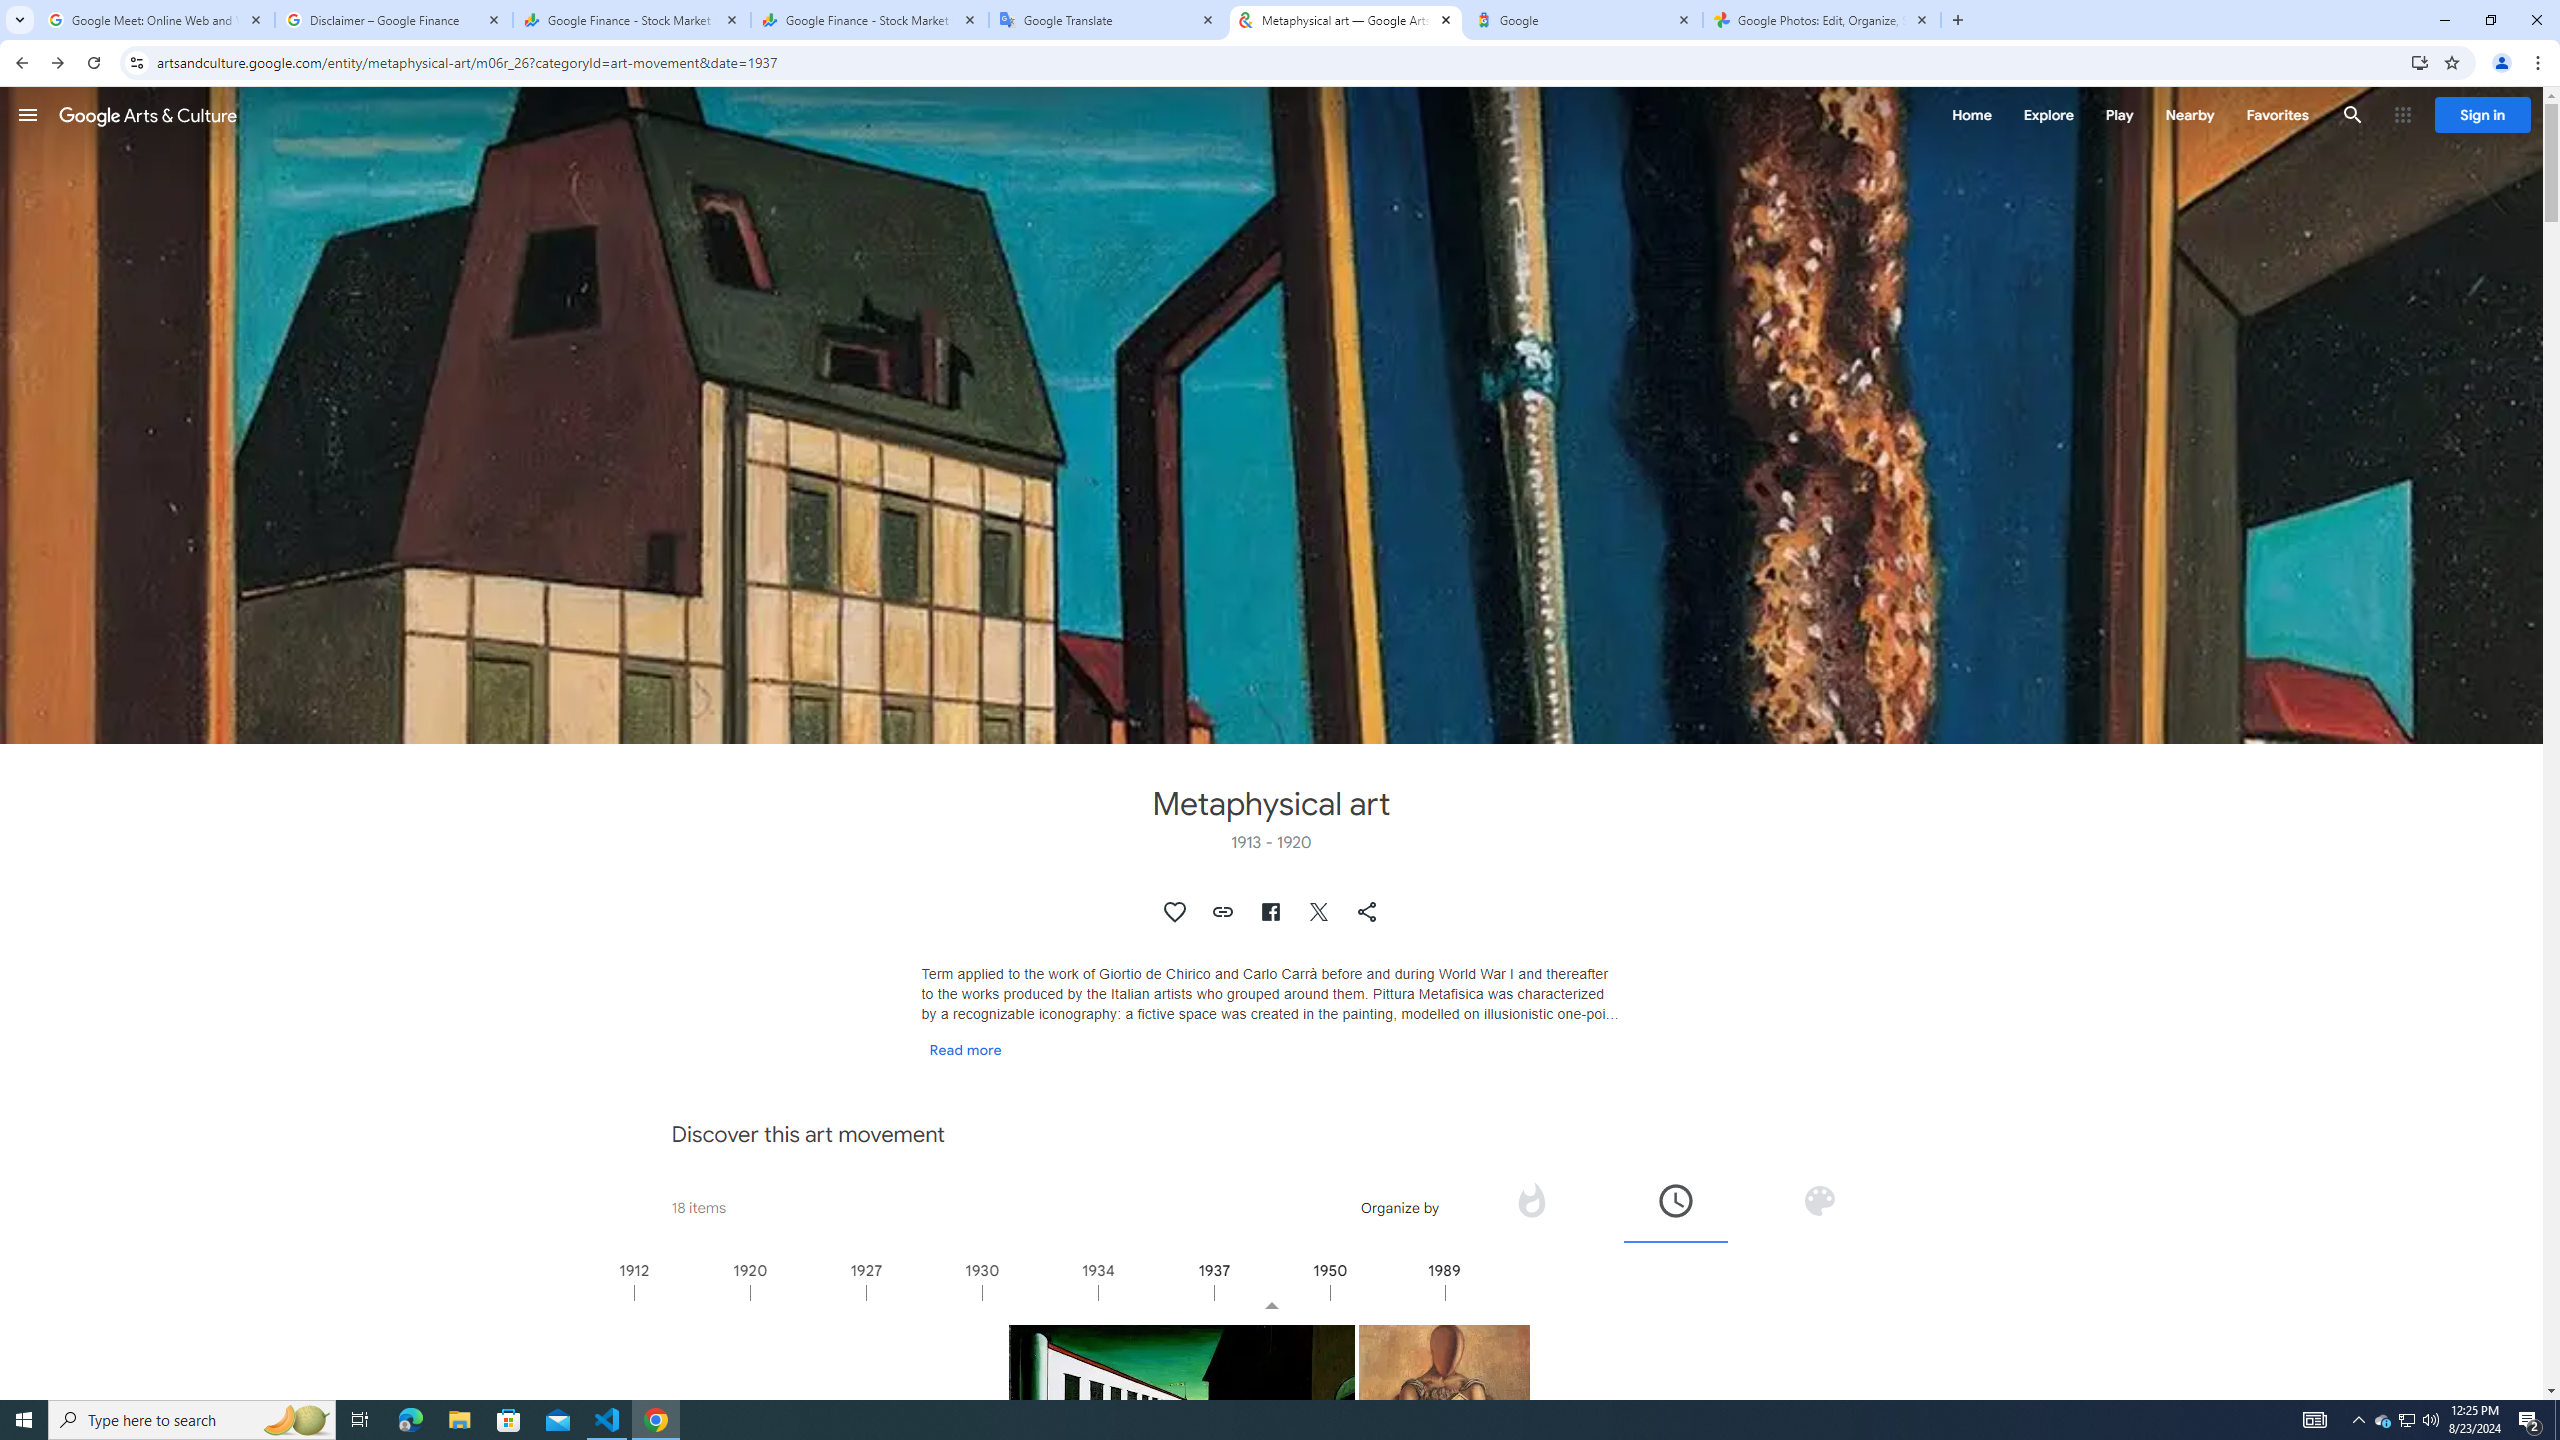 The image size is (2560, 1440). What do you see at coordinates (1271, 1291) in the screenshot?
I see `'1937'` at bounding box center [1271, 1291].